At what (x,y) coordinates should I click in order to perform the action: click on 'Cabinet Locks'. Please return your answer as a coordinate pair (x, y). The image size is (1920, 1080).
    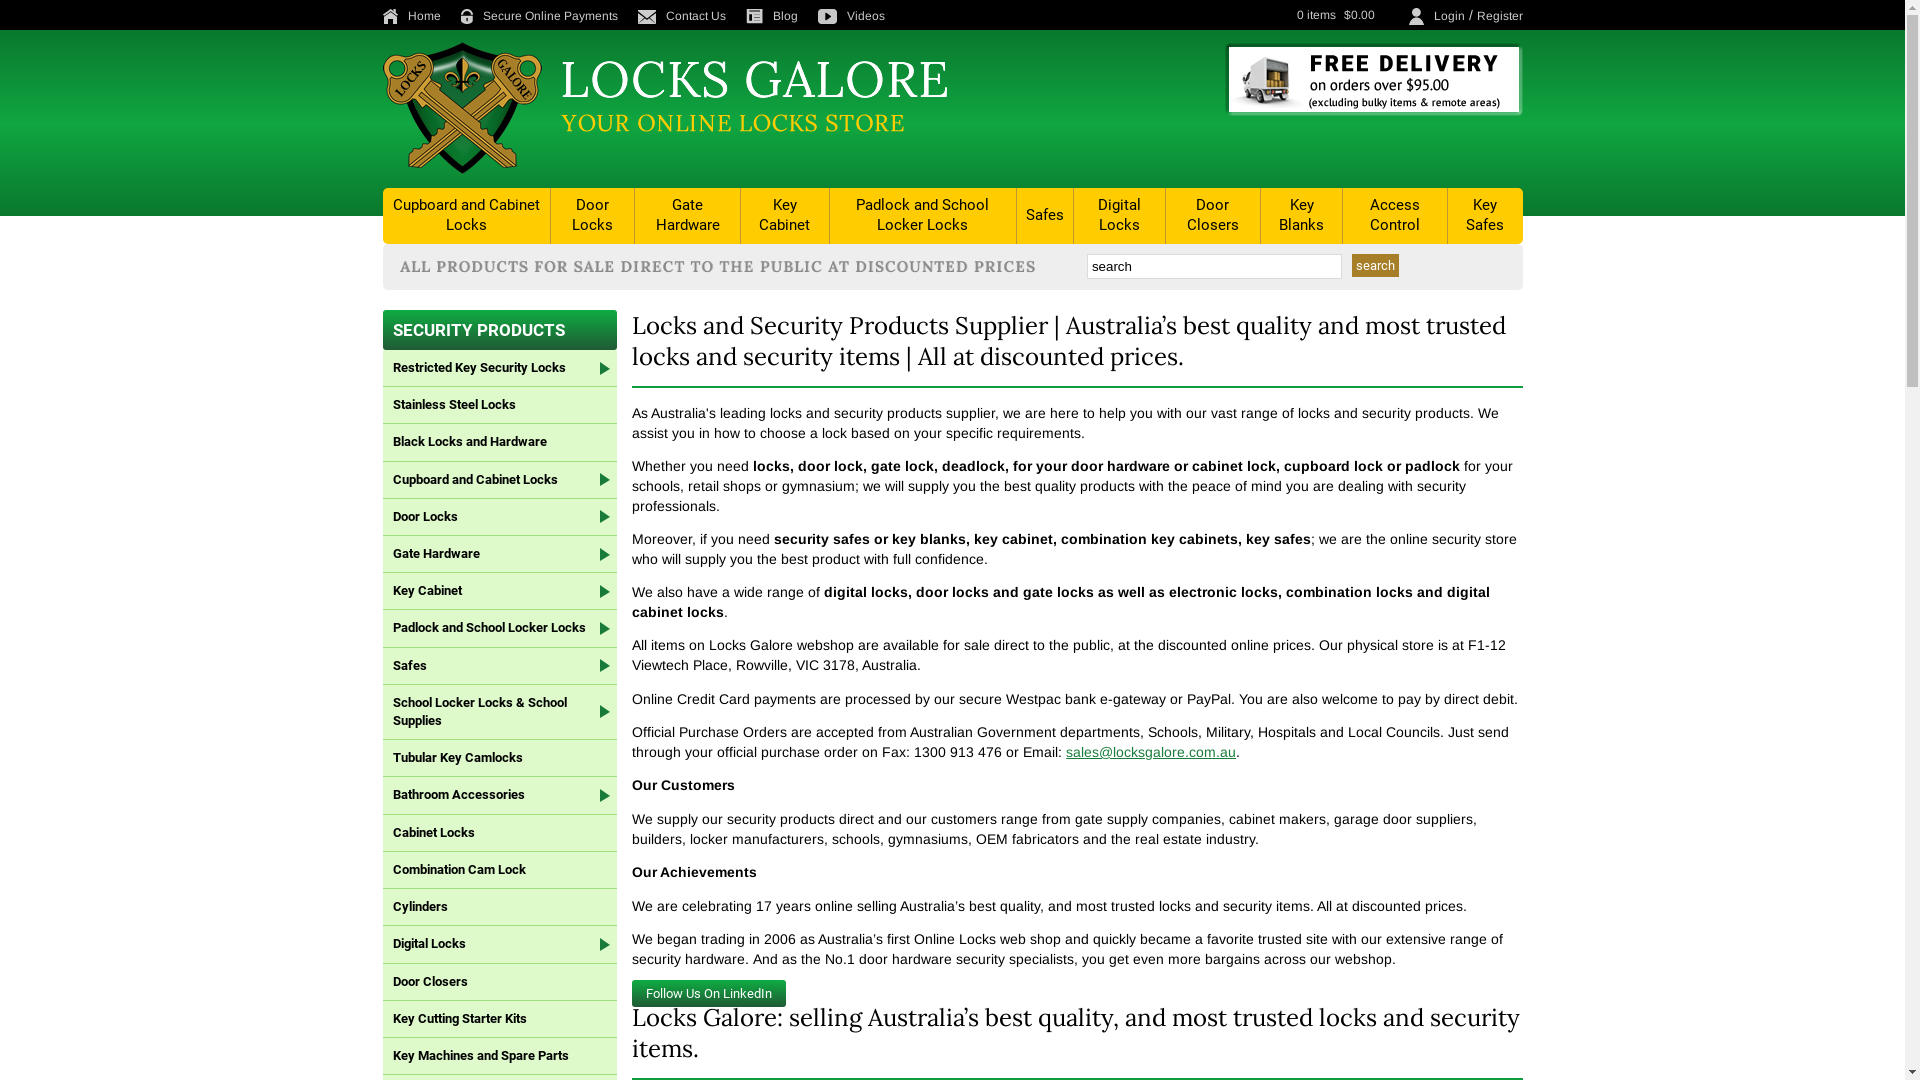
    Looking at the image, I should click on (382, 833).